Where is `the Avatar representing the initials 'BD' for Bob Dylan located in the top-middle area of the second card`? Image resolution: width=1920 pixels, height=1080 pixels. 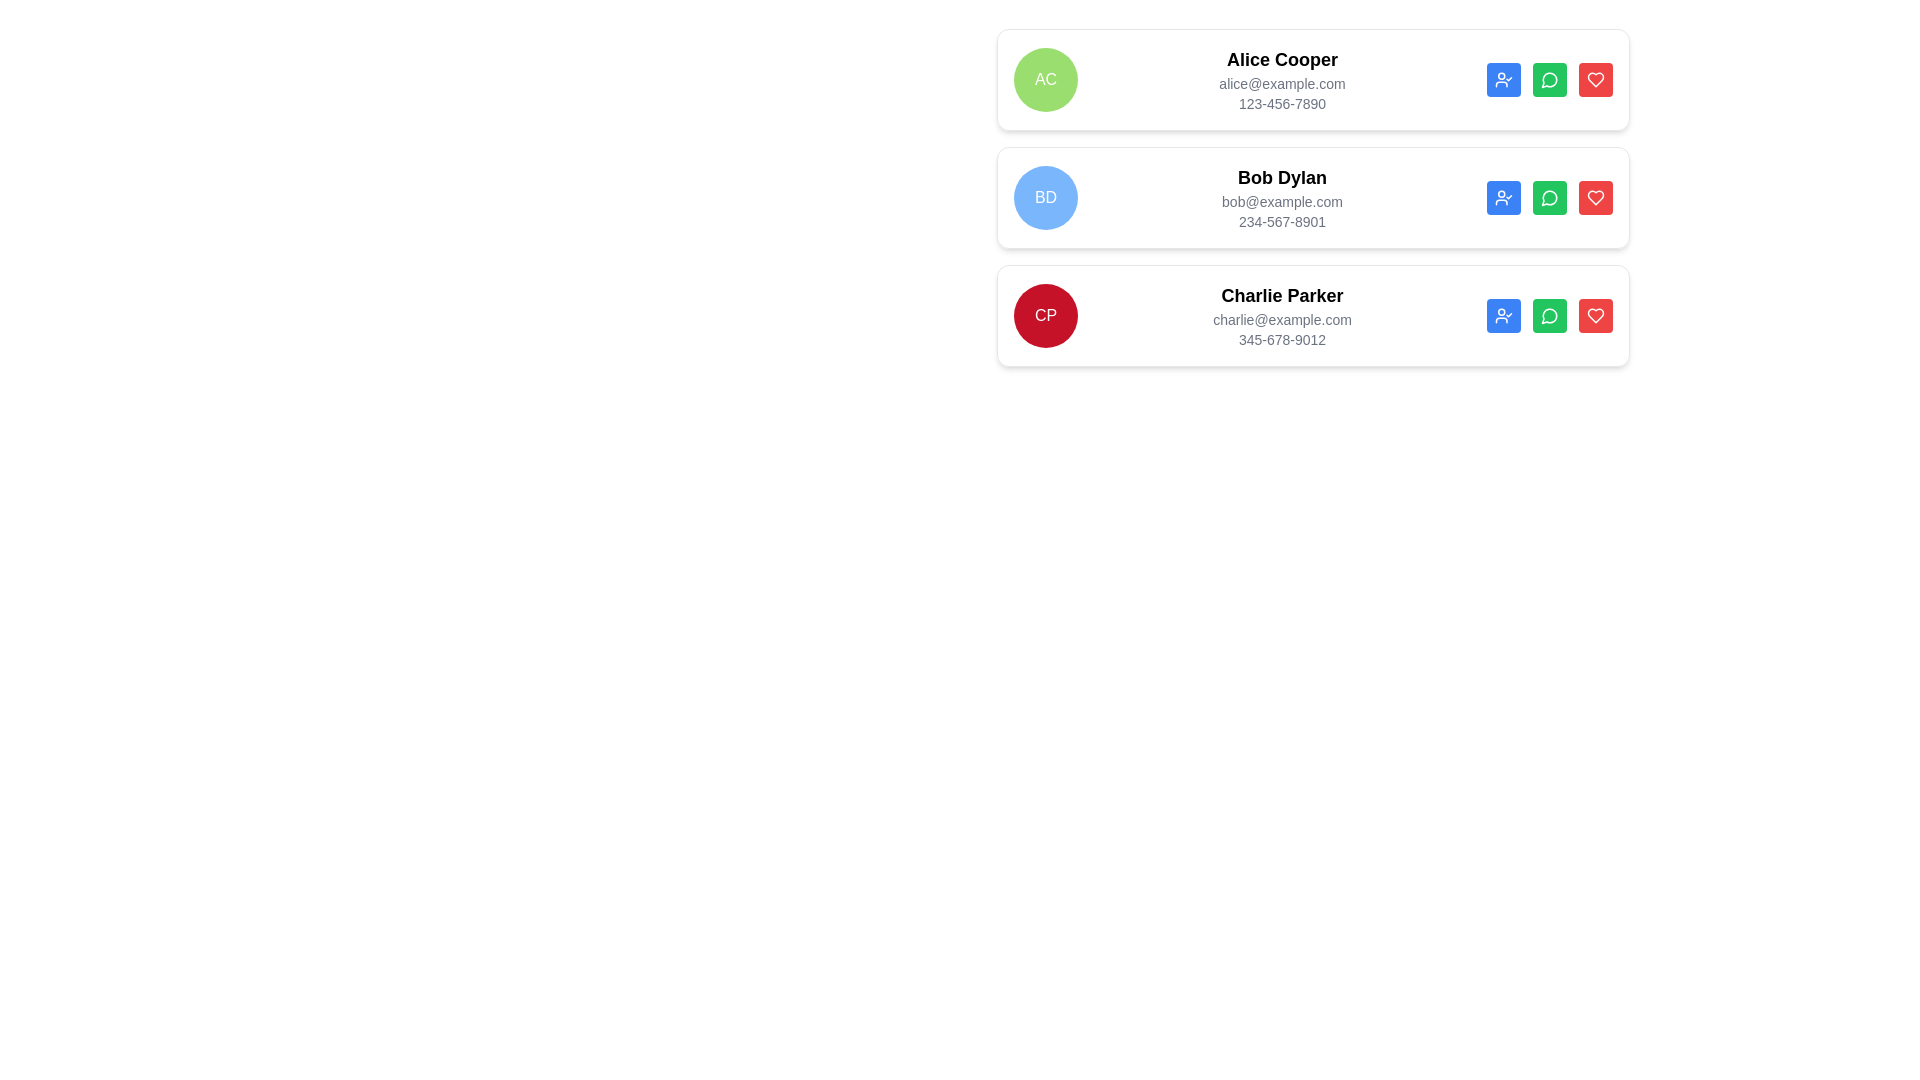 the Avatar representing the initials 'BD' for Bob Dylan located in the top-middle area of the second card is located at coordinates (1045, 197).